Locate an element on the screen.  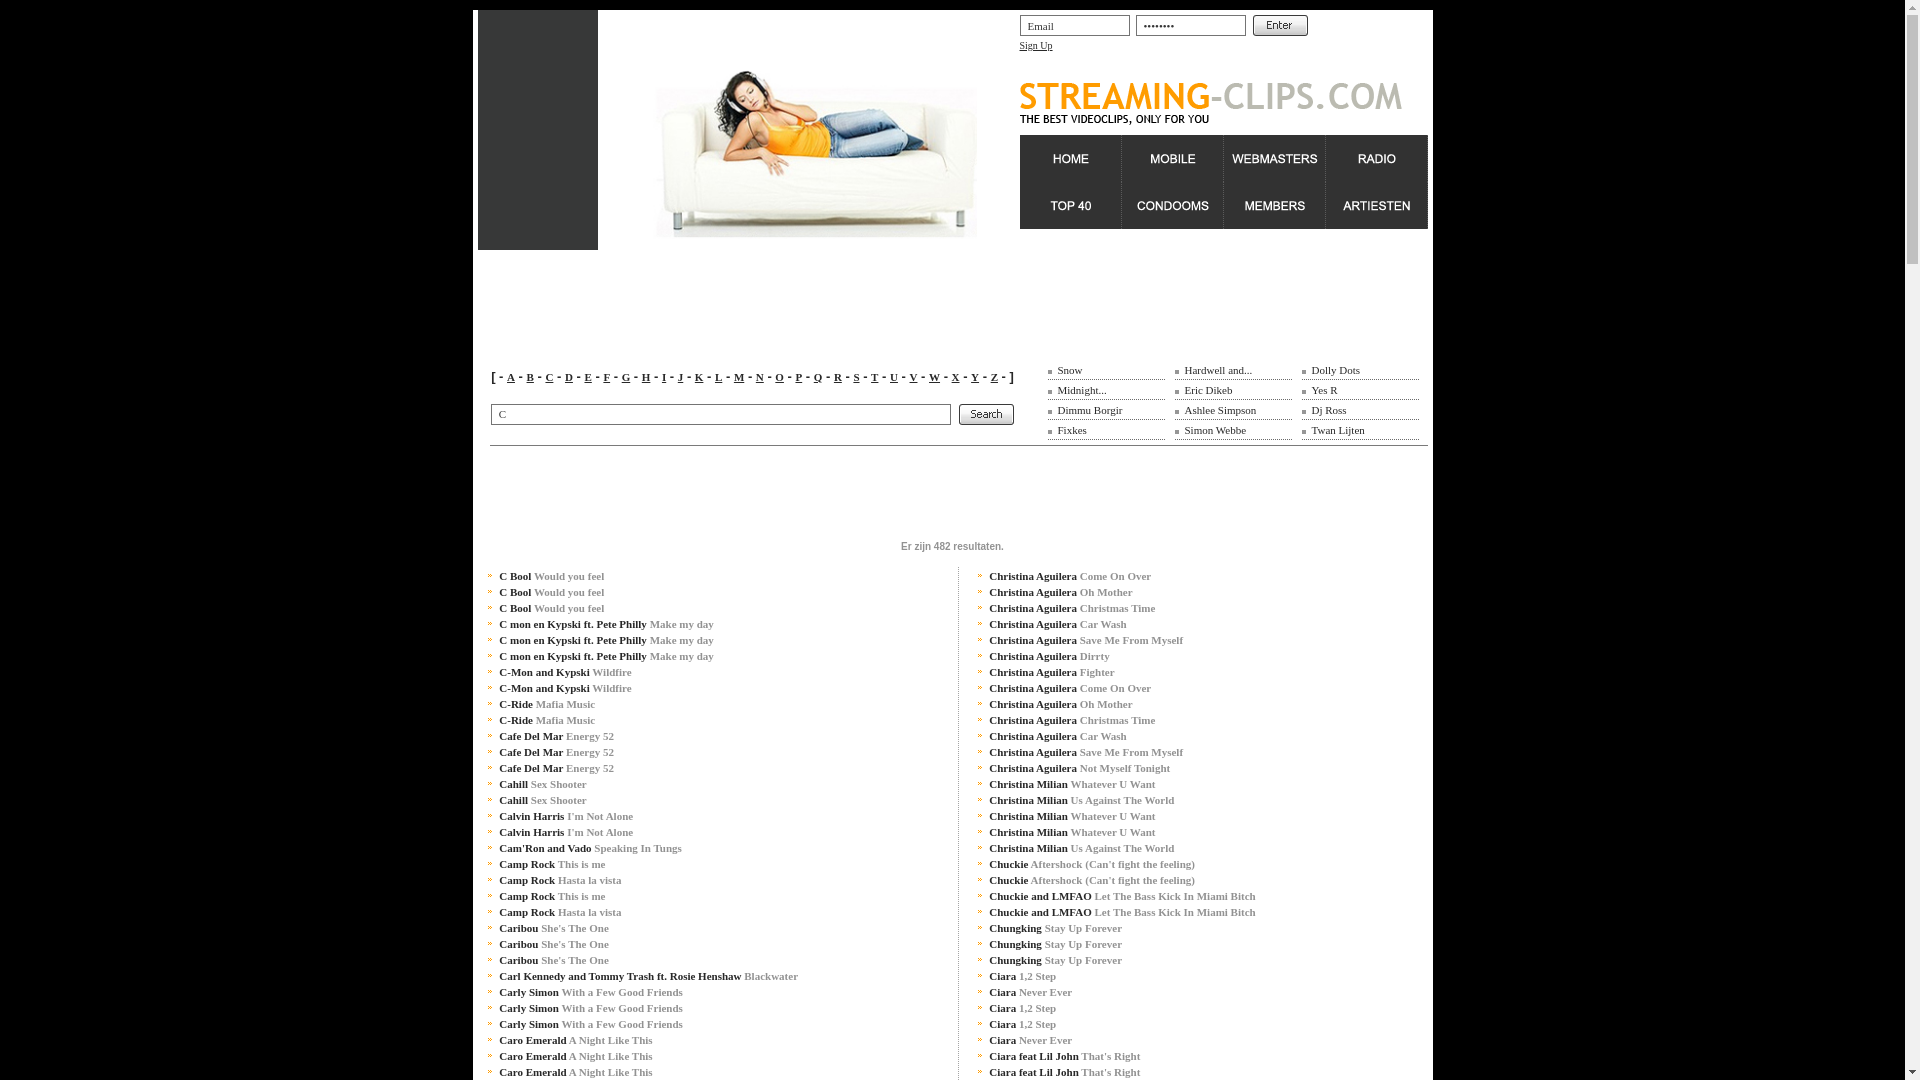
'Camp Rock This is me' is located at coordinates (552, 894).